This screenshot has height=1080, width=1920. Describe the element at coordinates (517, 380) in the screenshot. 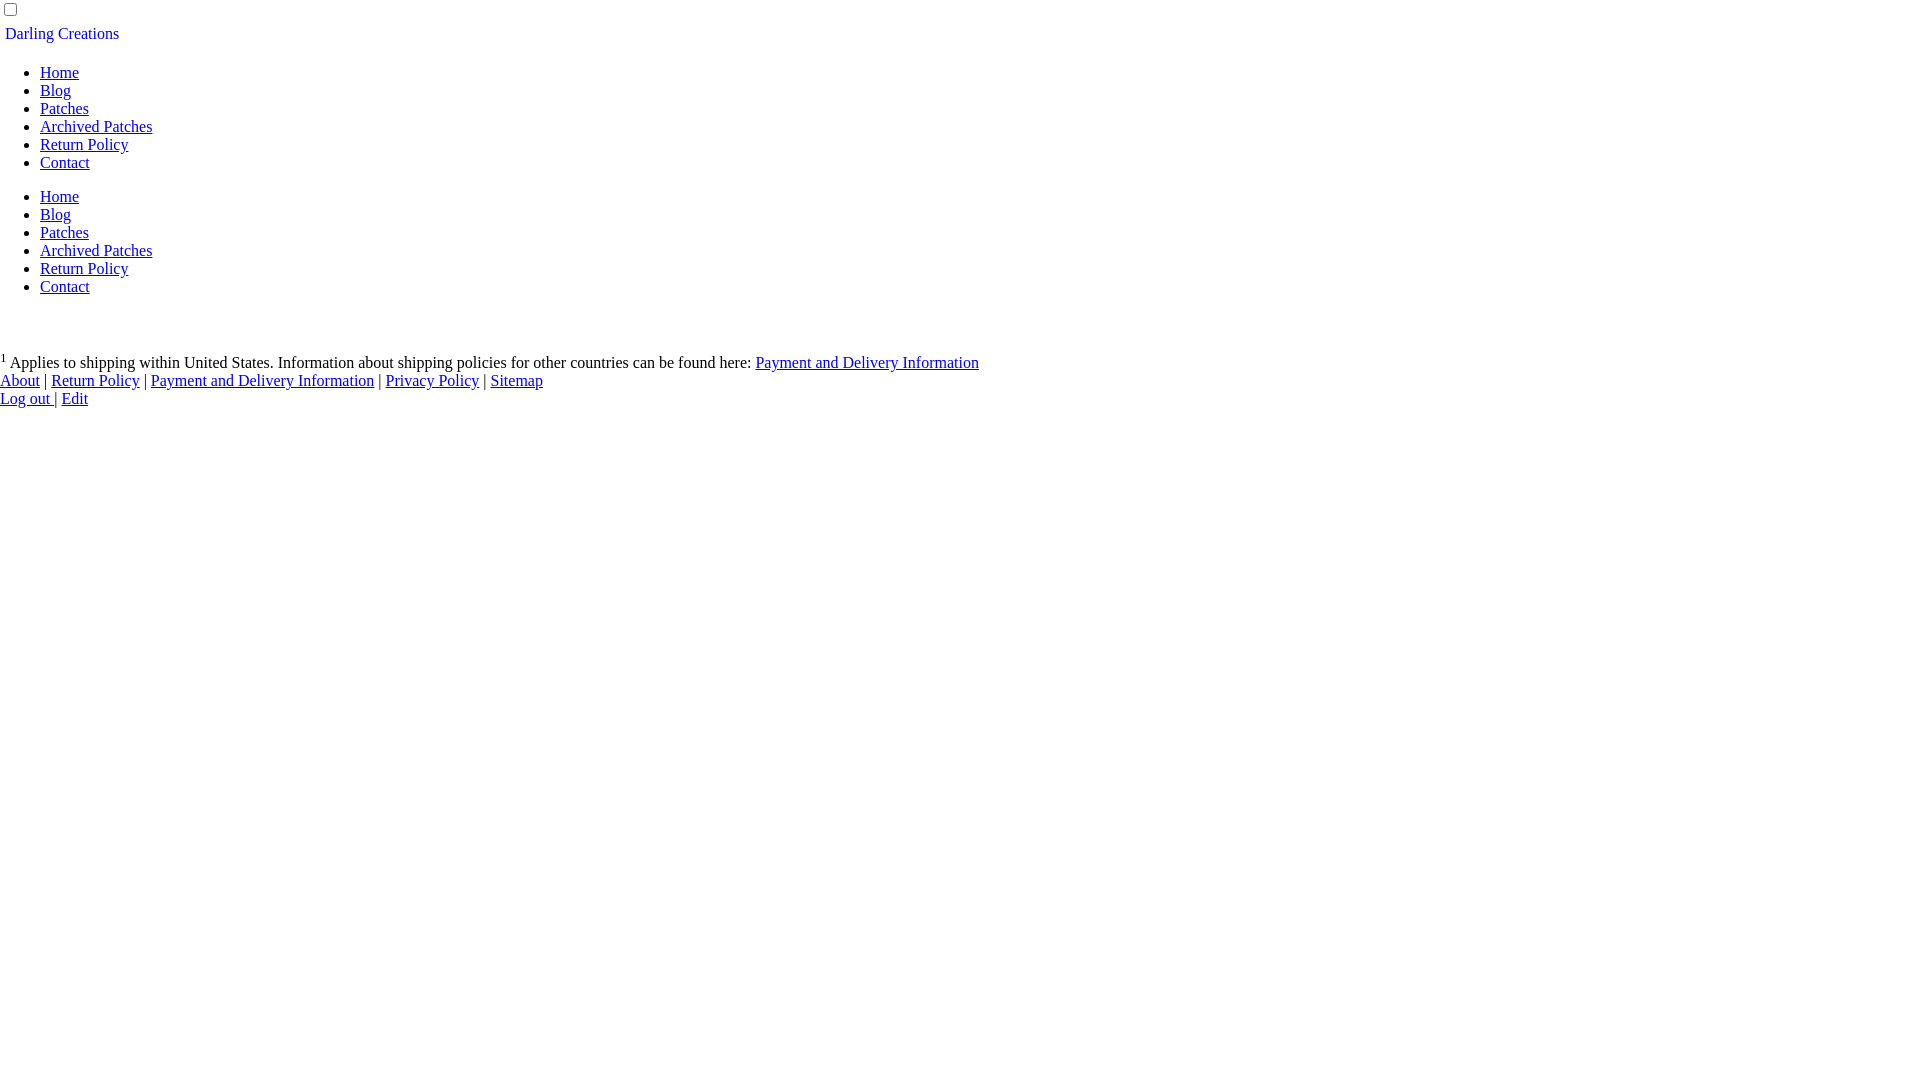

I see `'Sitemap'` at that location.